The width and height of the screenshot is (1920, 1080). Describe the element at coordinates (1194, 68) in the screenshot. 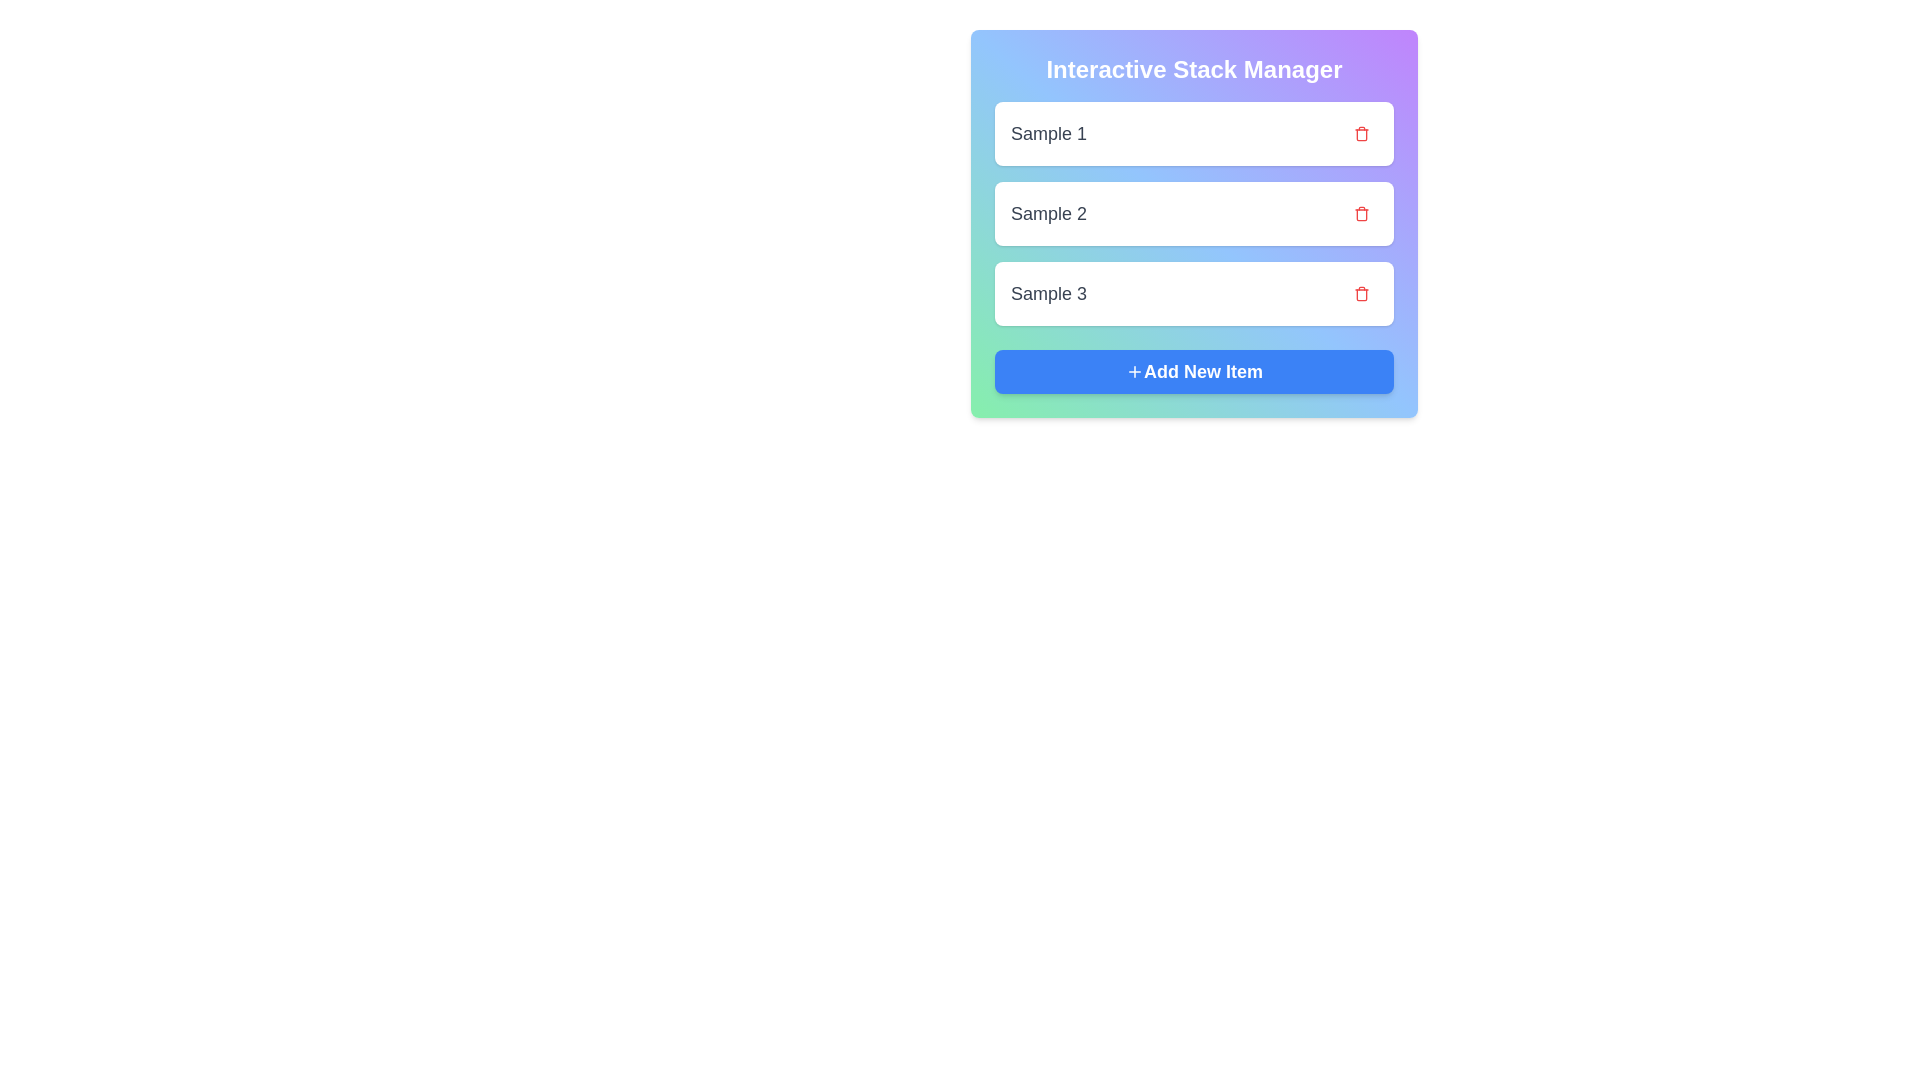

I see `the title 'Interactive Stack Manager', which is displayed in bold, white text on a colorful gradient background, to focus on it` at that location.